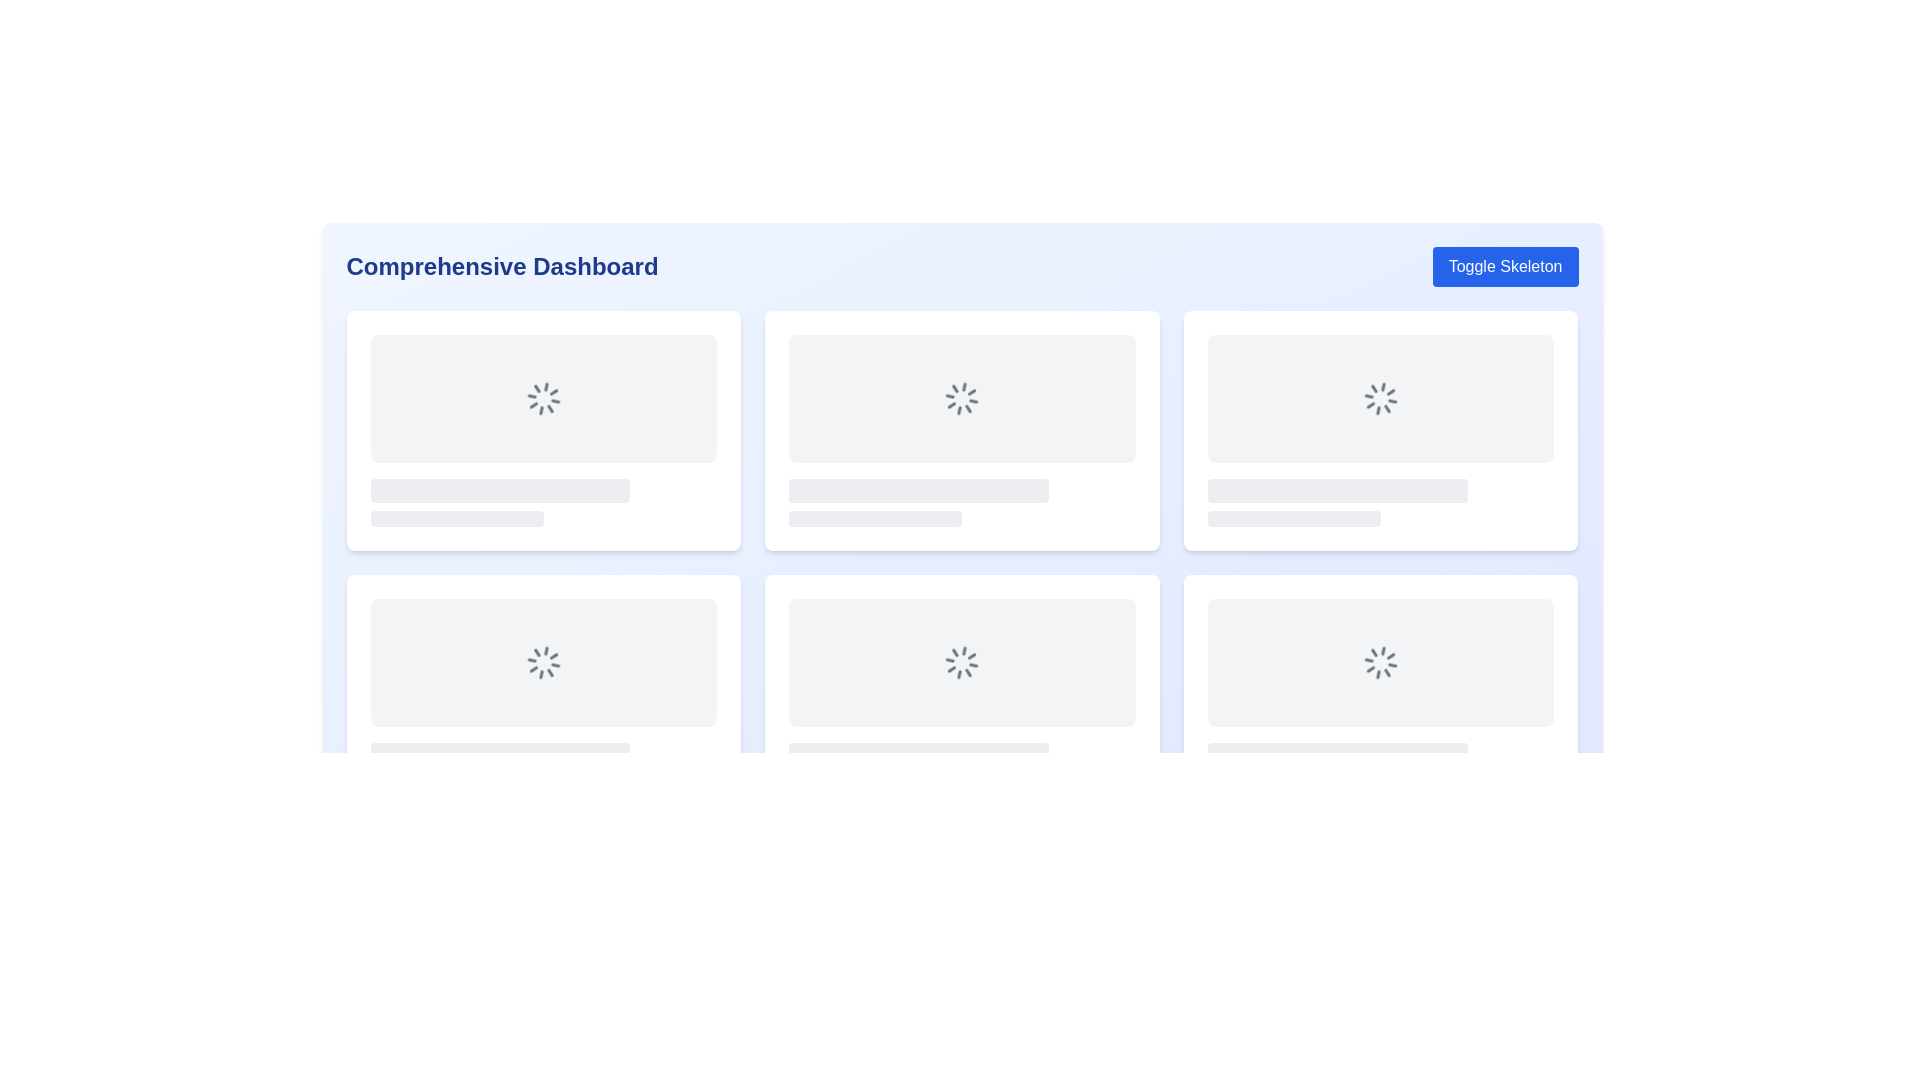 The width and height of the screenshot is (1920, 1080). What do you see at coordinates (875, 782) in the screenshot?
I see `the Loading Placeholder Bar, which is a rectangular bar with a gray background and slightly rounded corners, located in the bottom-left card of a grid layout` at bounding box center [875, 782].